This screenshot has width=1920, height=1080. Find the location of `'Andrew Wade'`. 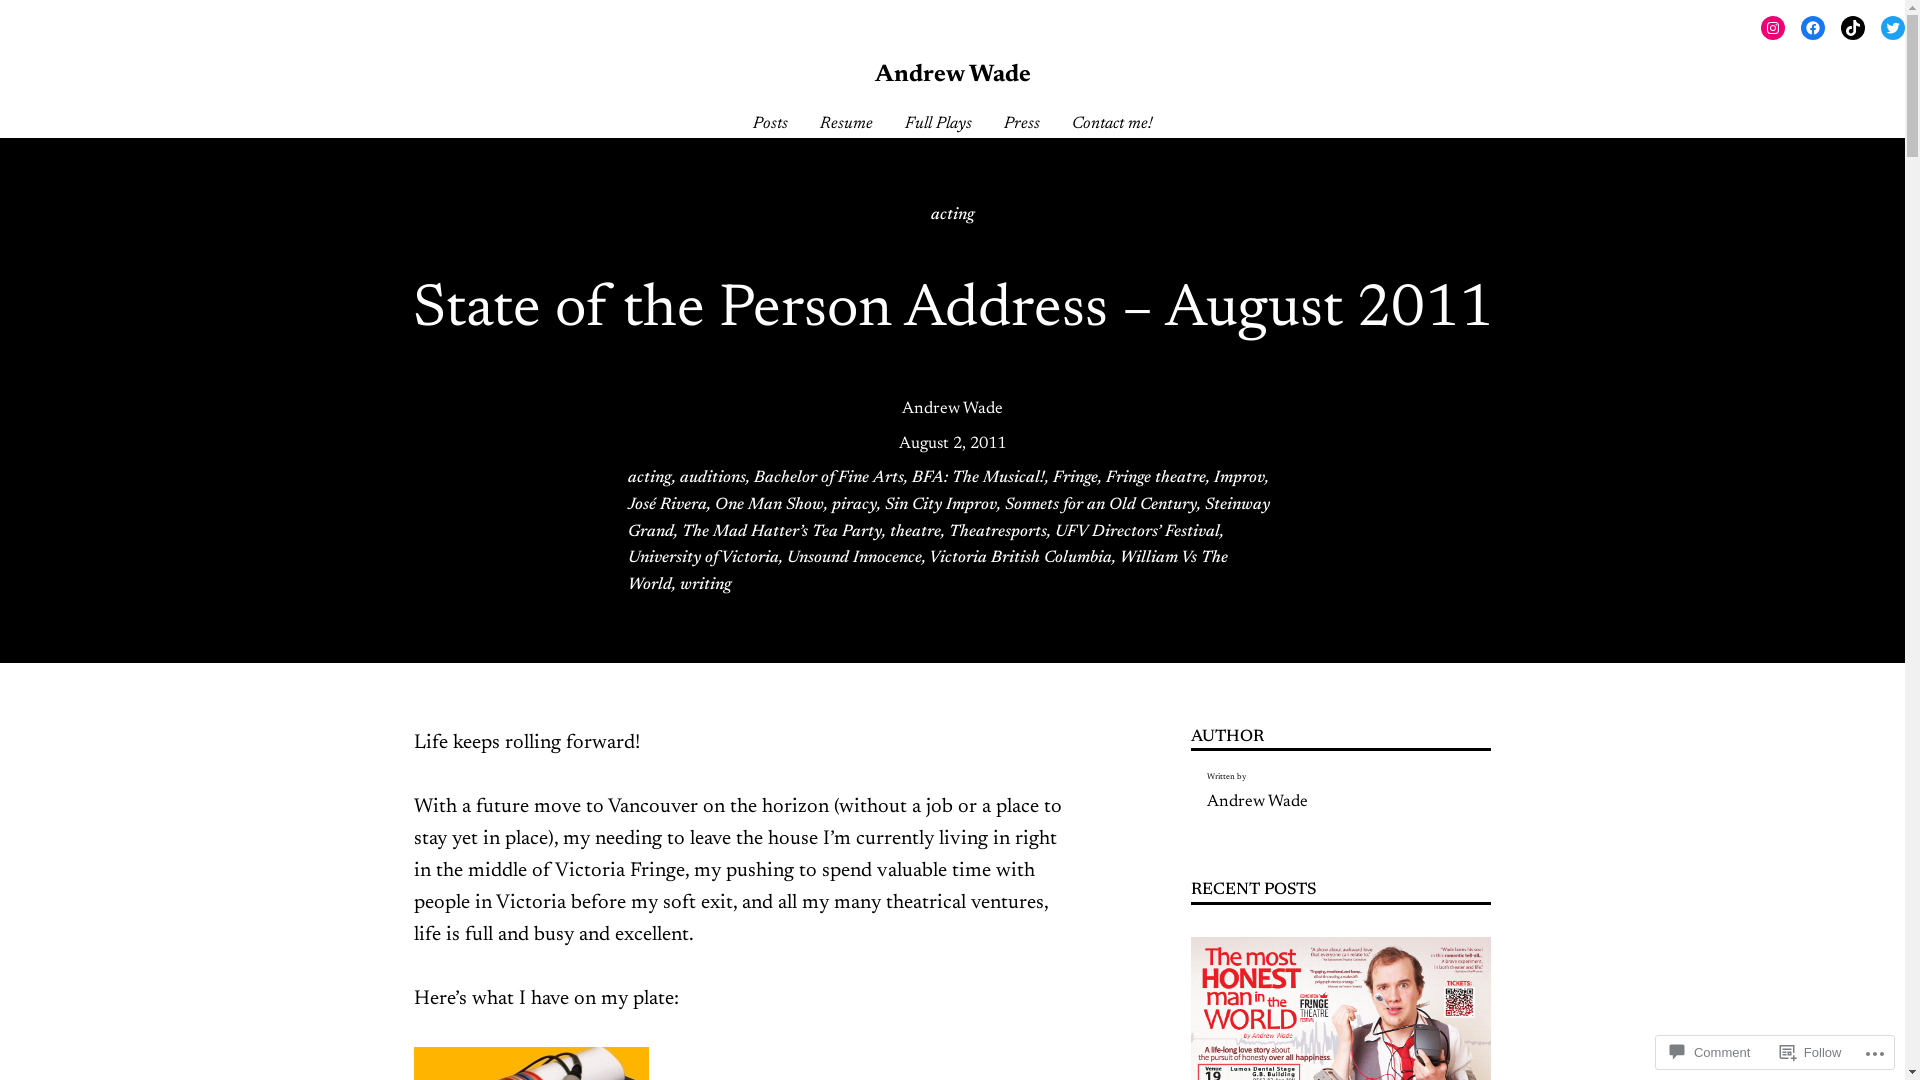

'Andrew Wade' is located at coordinates (1256, 801).